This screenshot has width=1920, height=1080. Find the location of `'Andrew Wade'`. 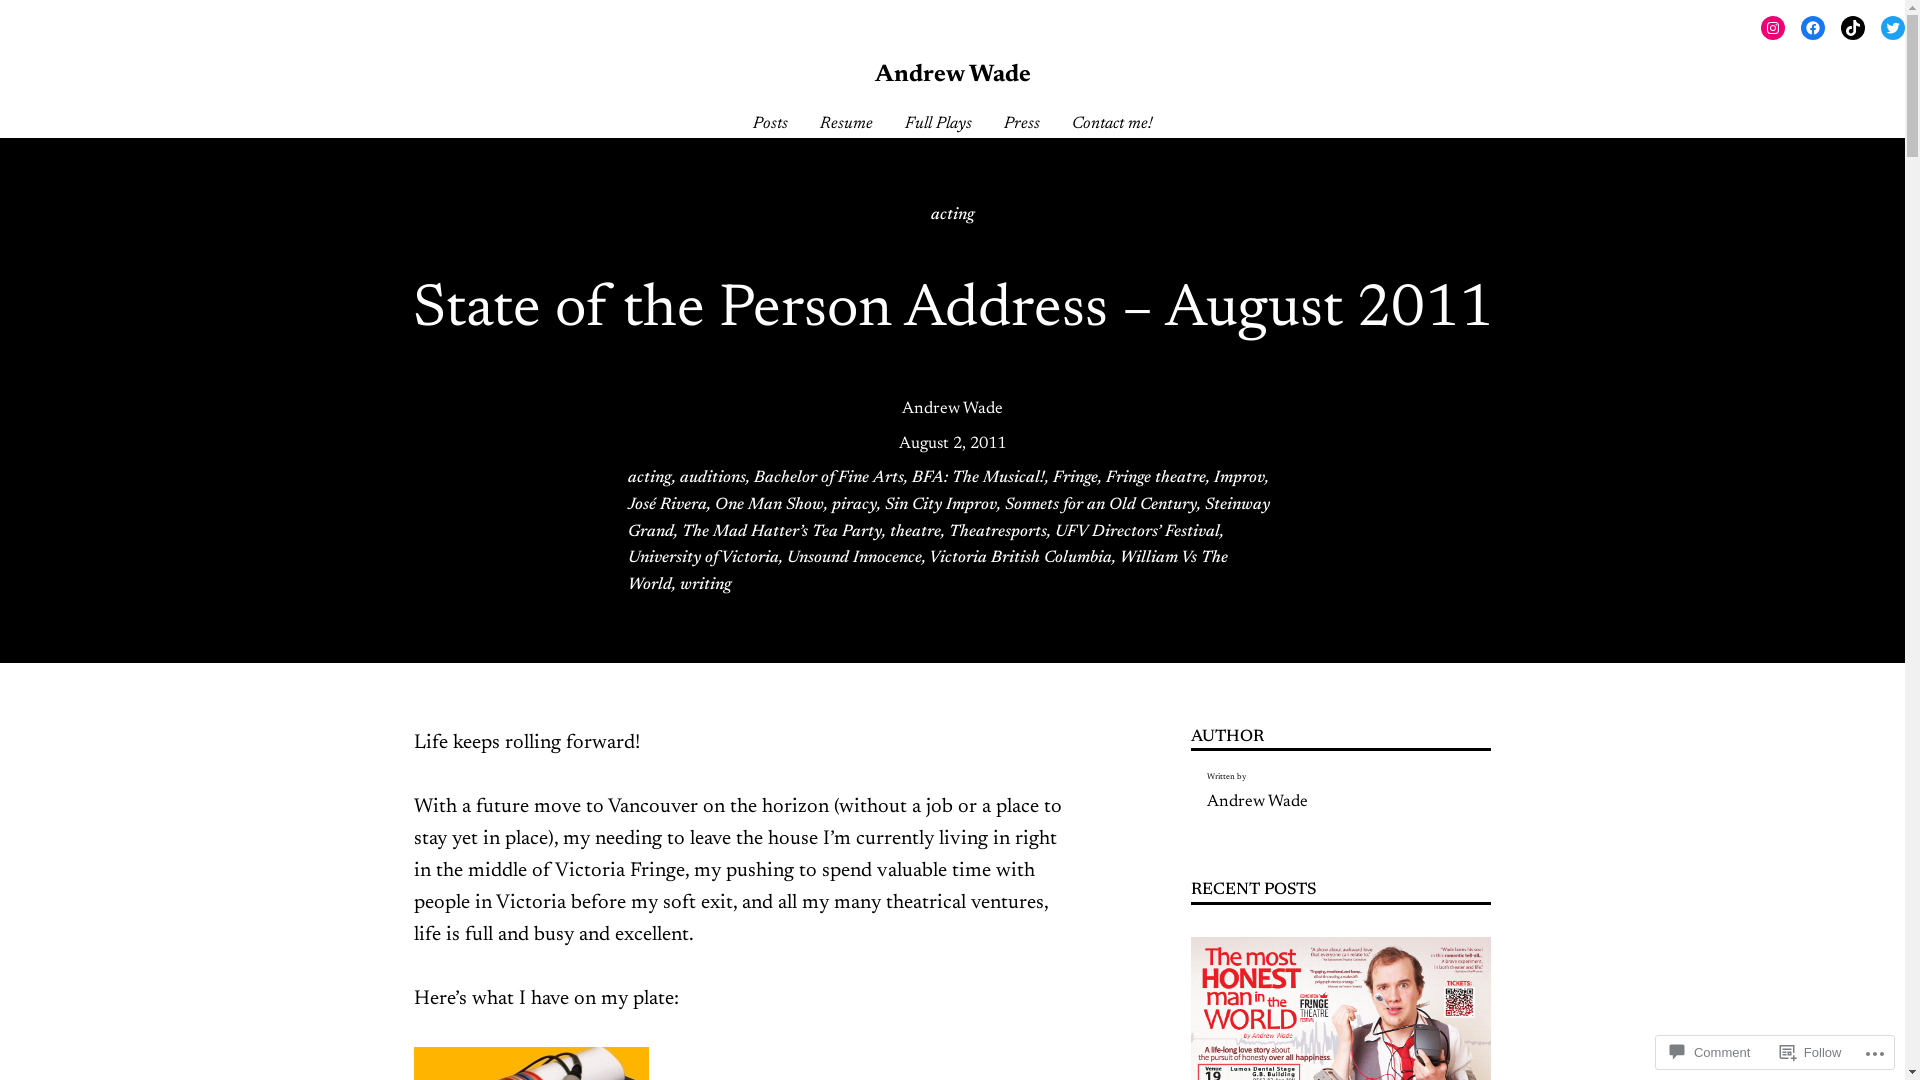

'Andrew Wade' is located at coordinates (1256, 801).